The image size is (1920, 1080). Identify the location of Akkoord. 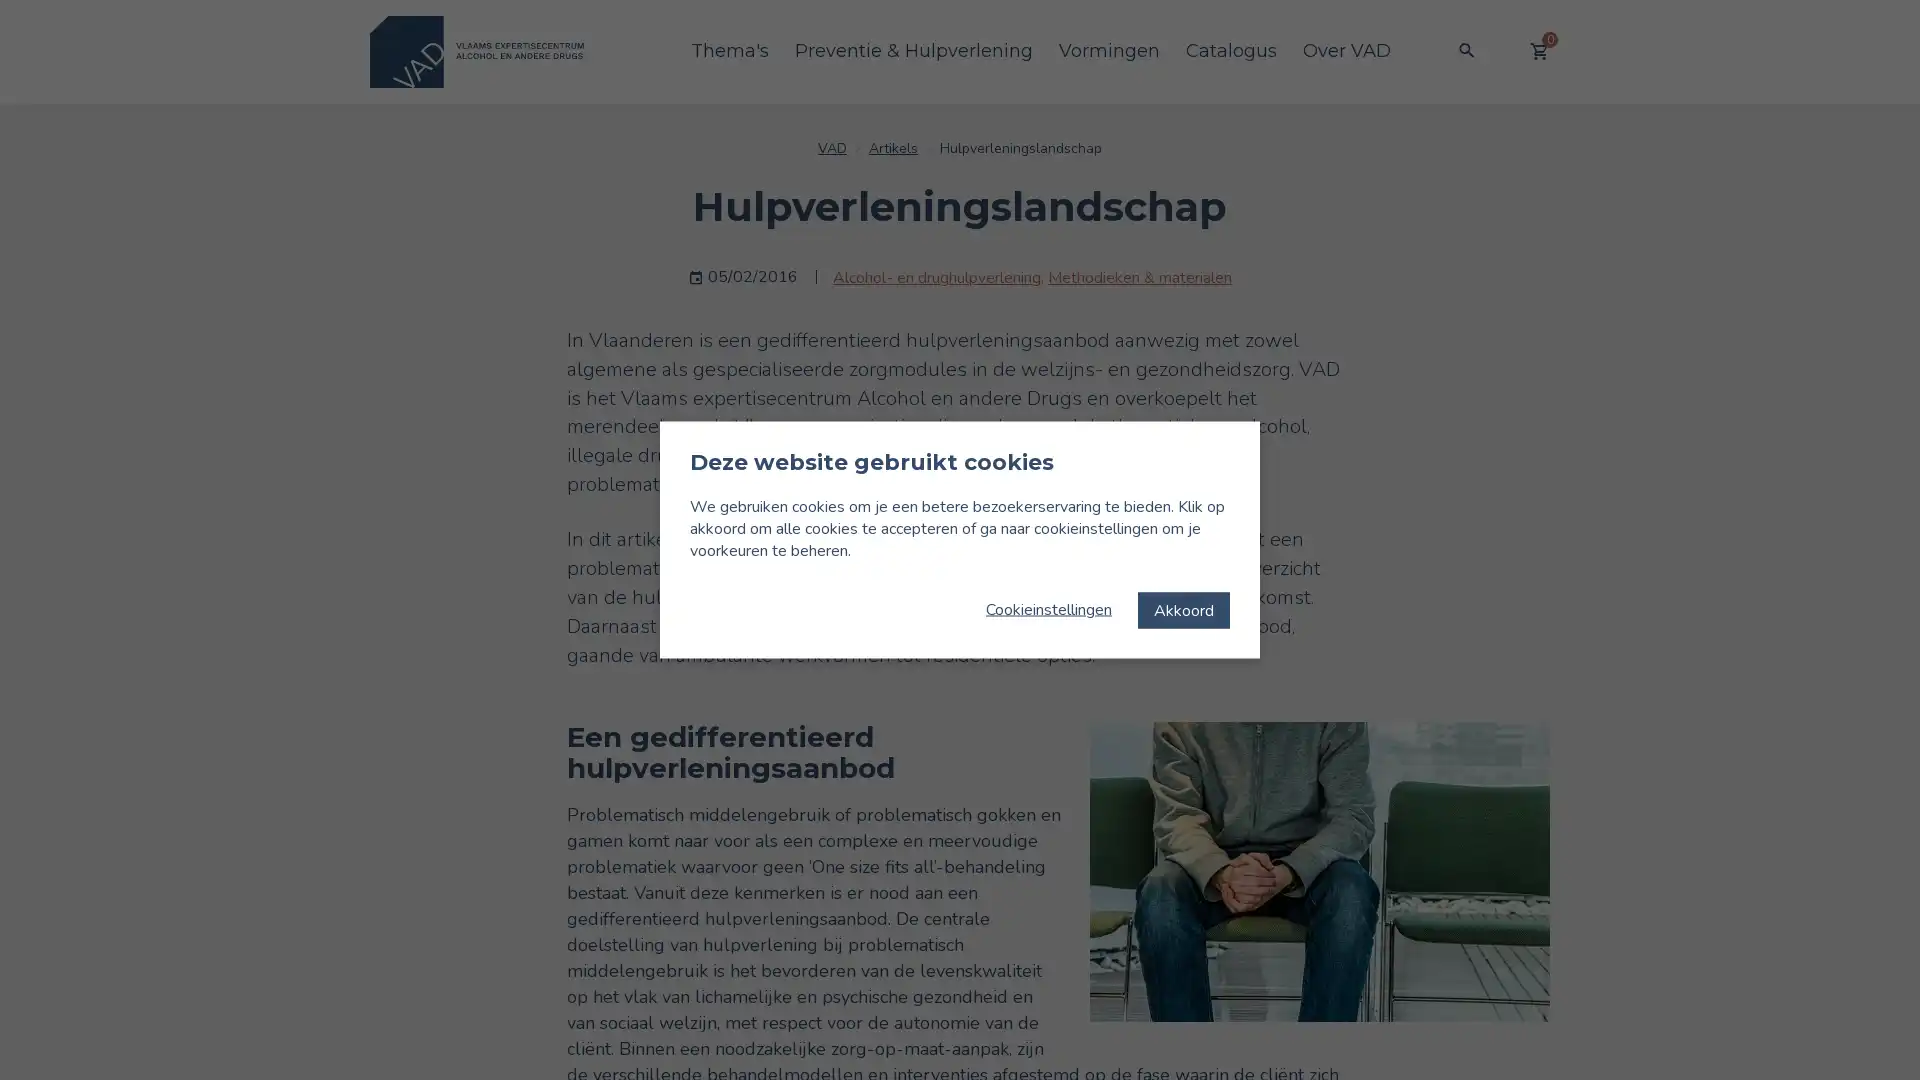
(1184, 608).